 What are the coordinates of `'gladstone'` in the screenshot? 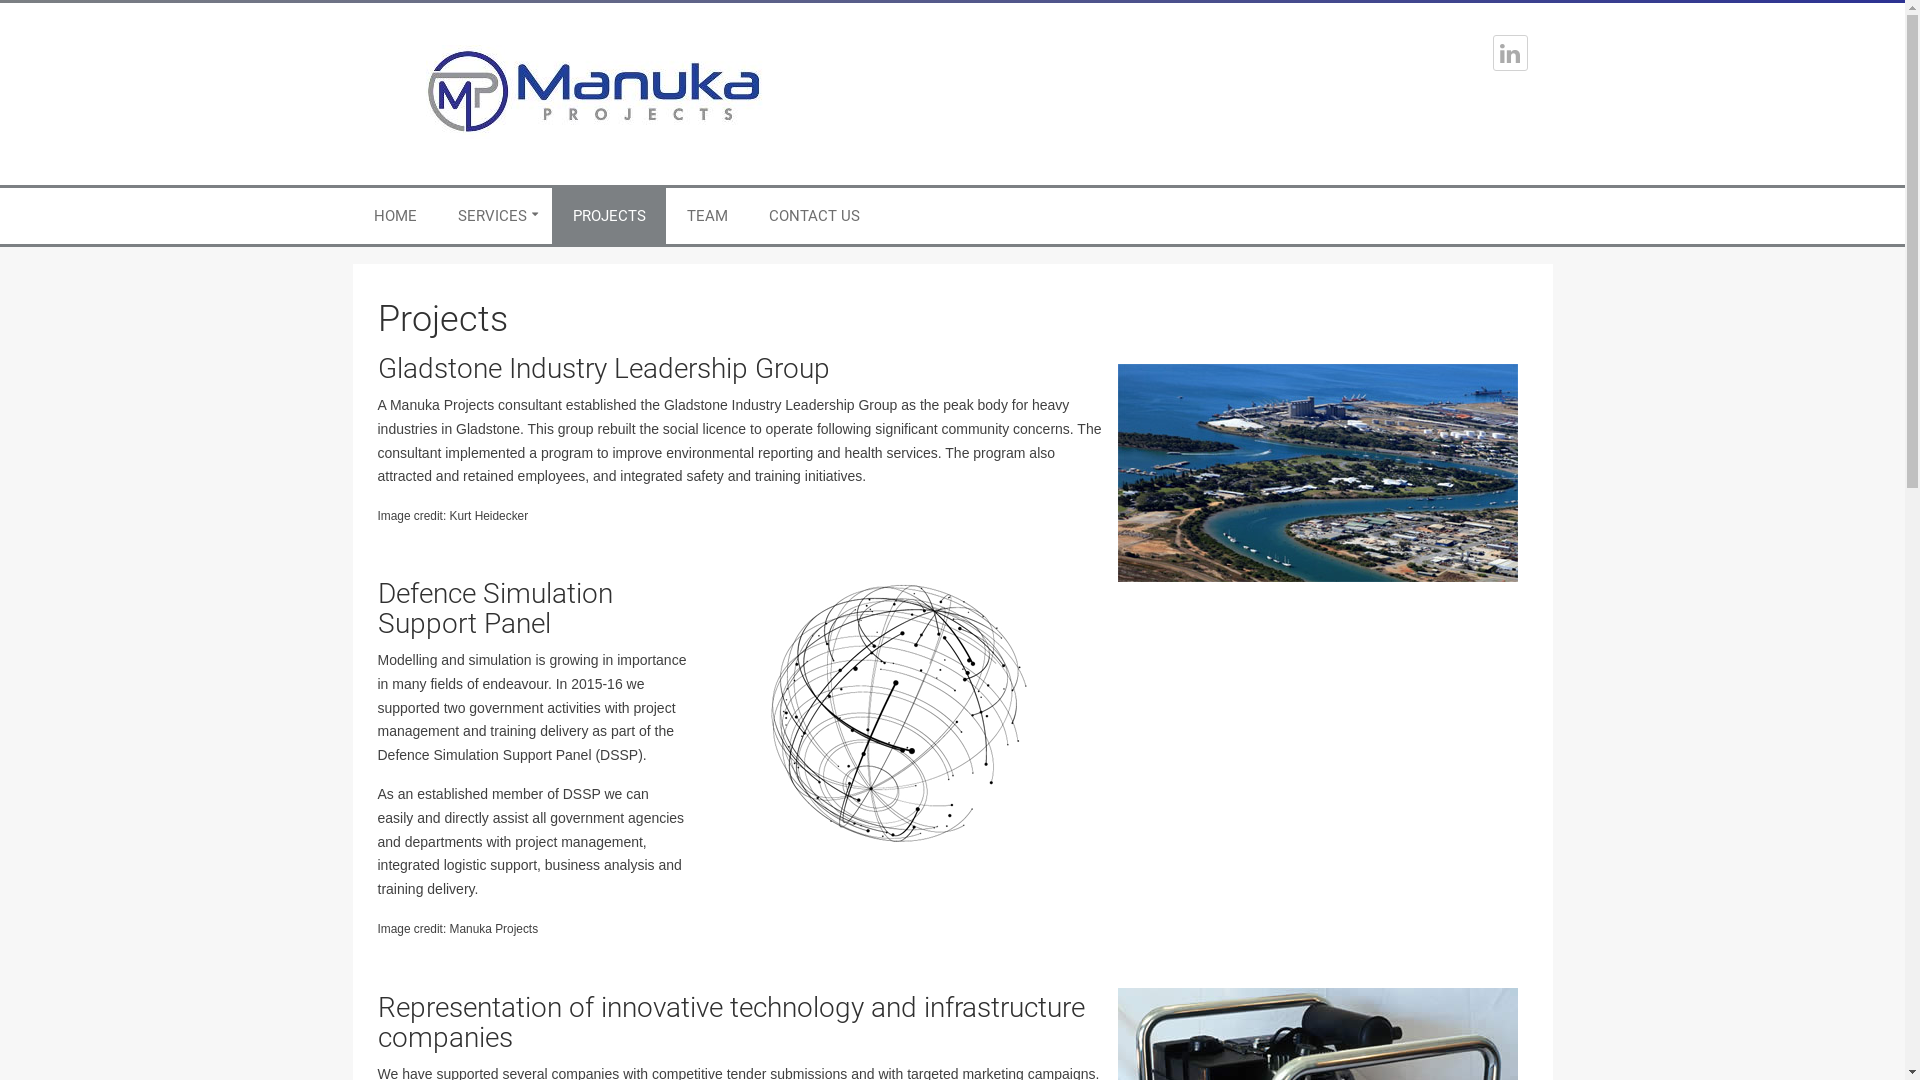 It's located at (1318, 473).